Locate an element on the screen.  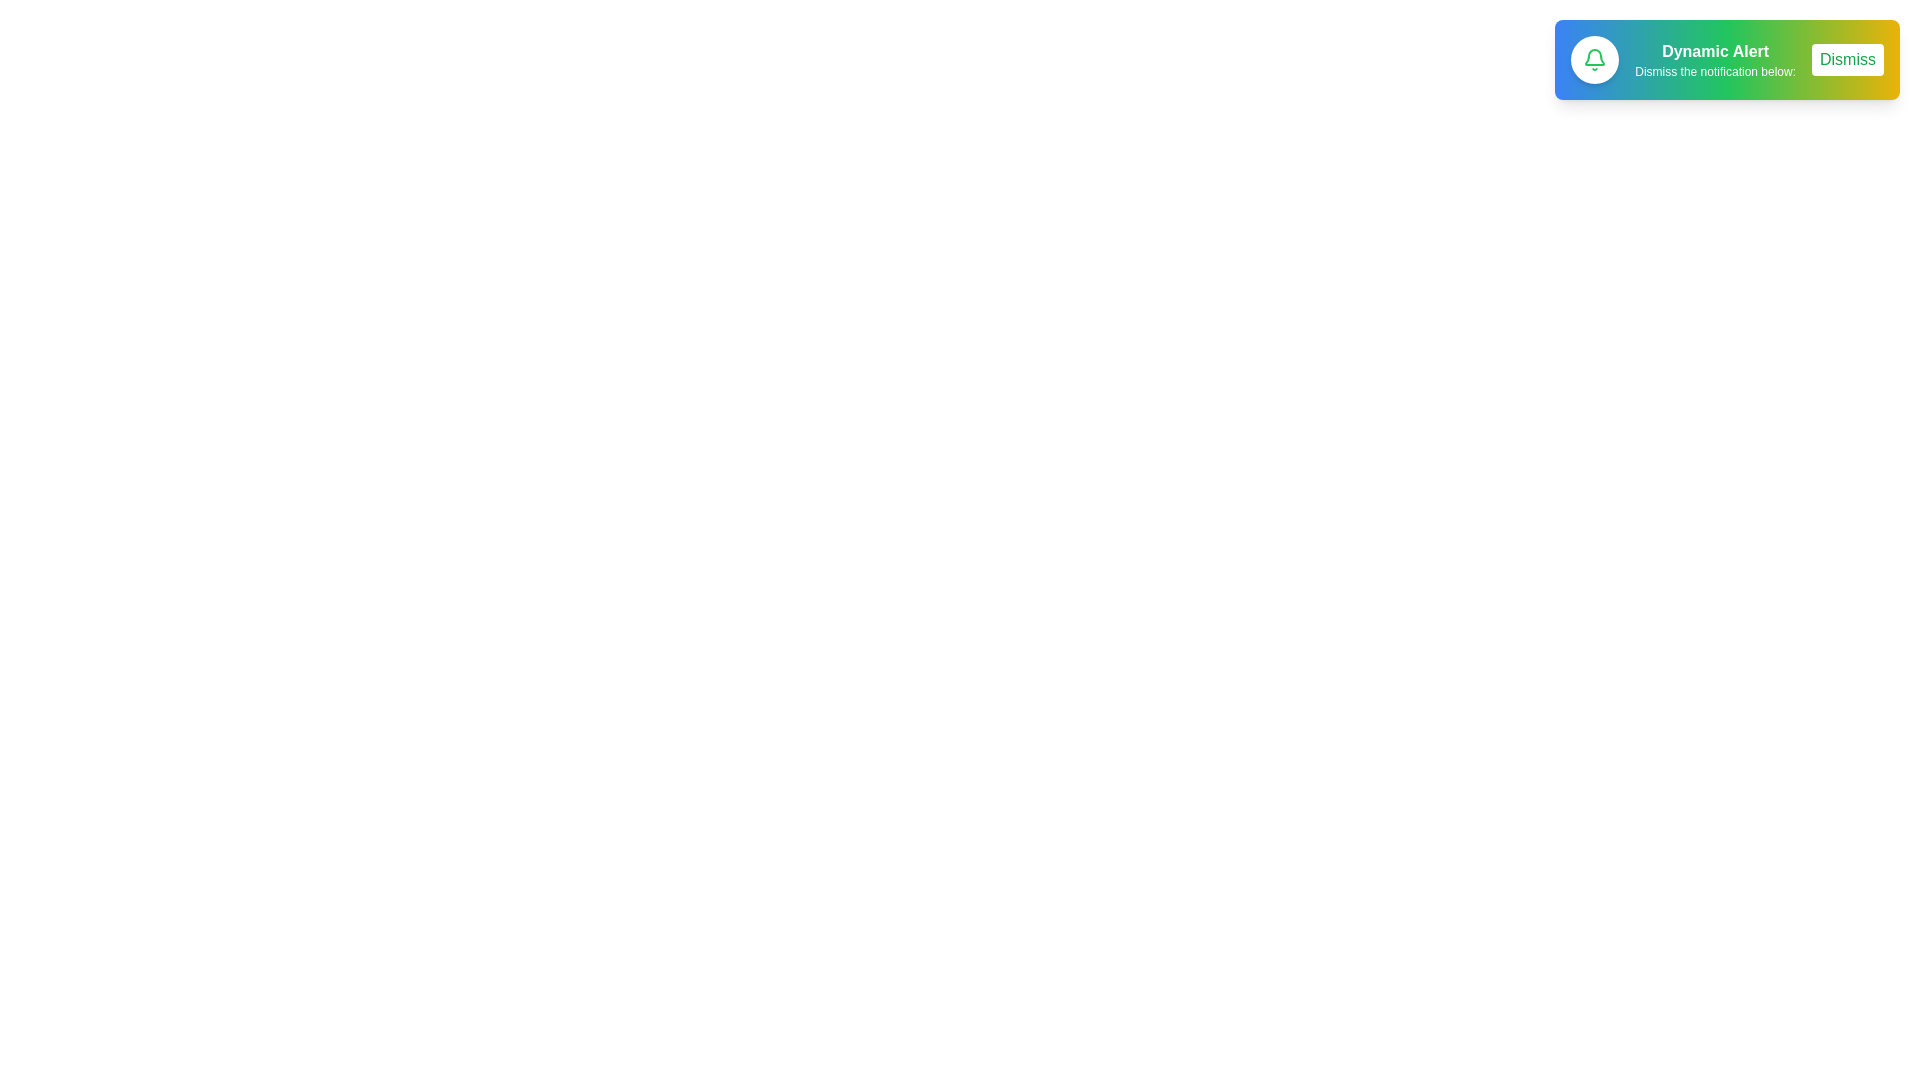
the notification icon to test its accessibility features is located at coordinates (1593, 59).